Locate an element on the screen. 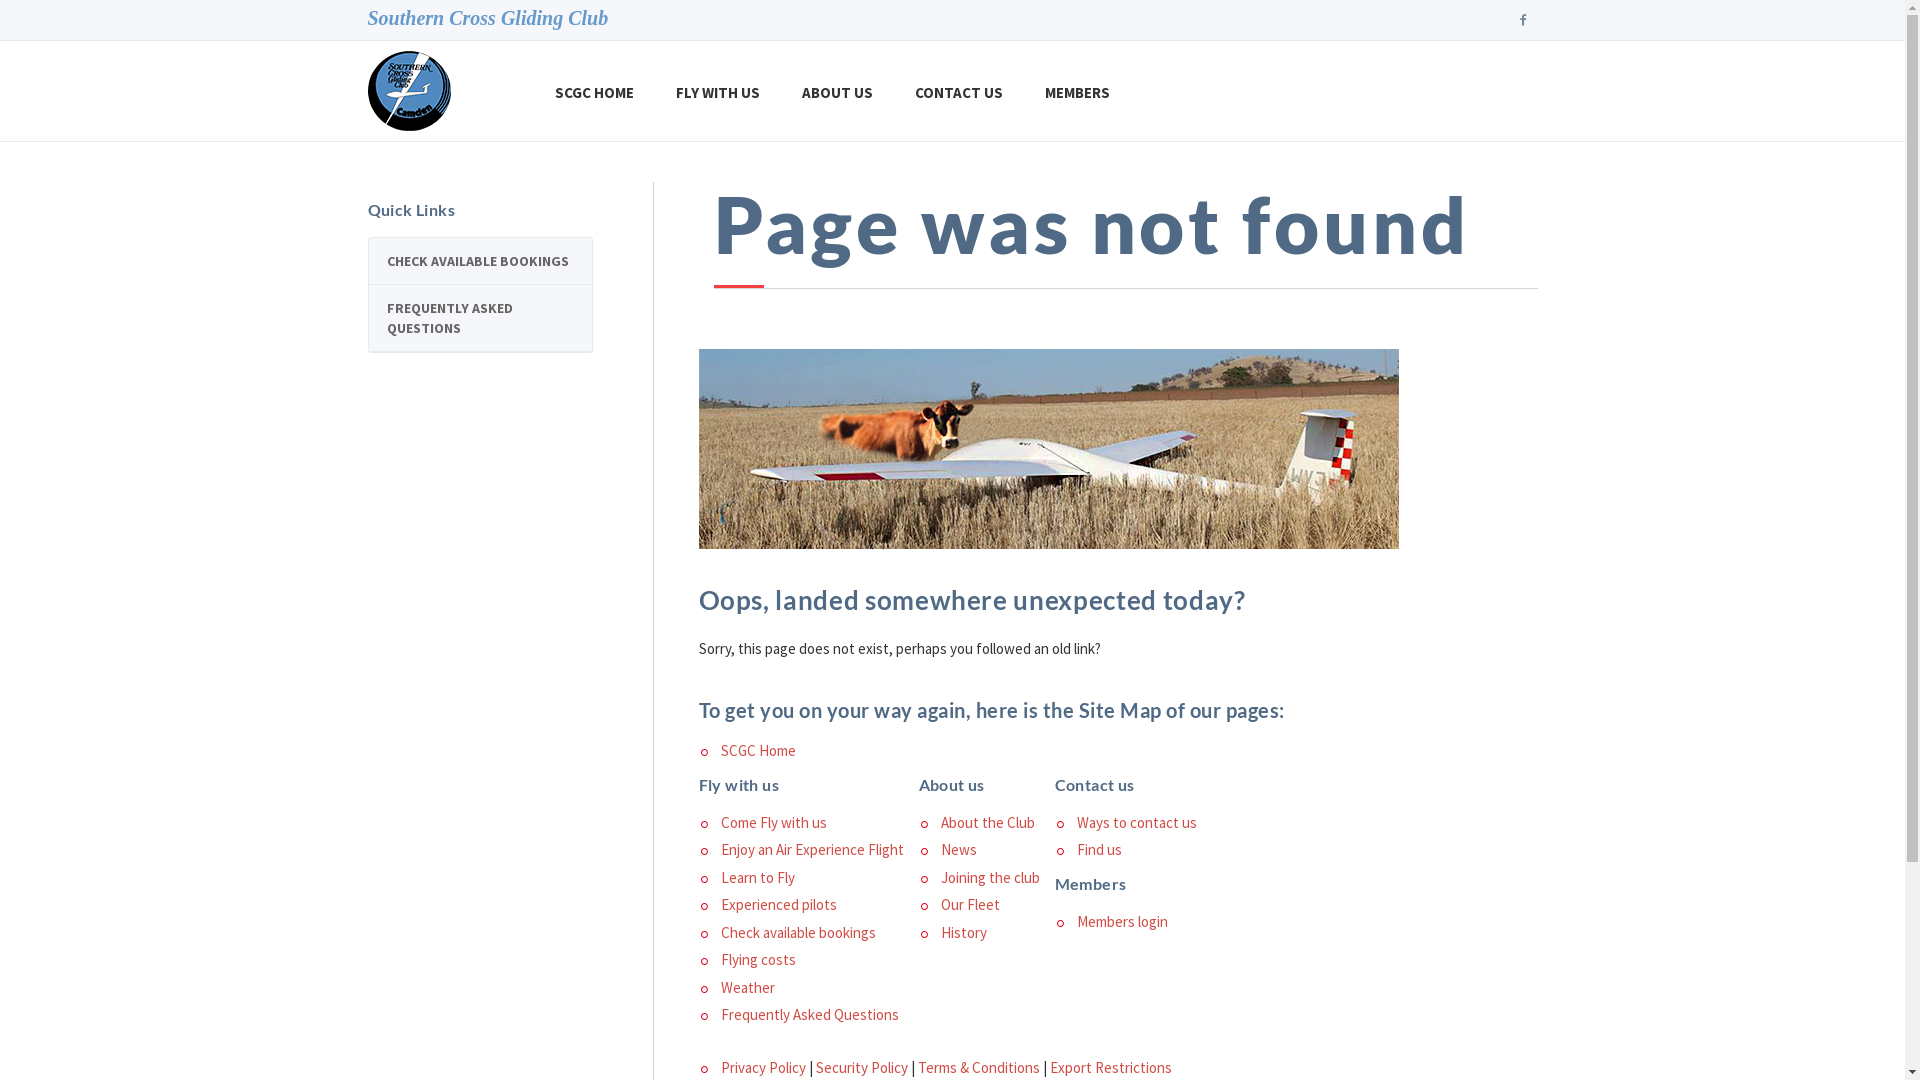  'History' is located at coordinates (963, 932).